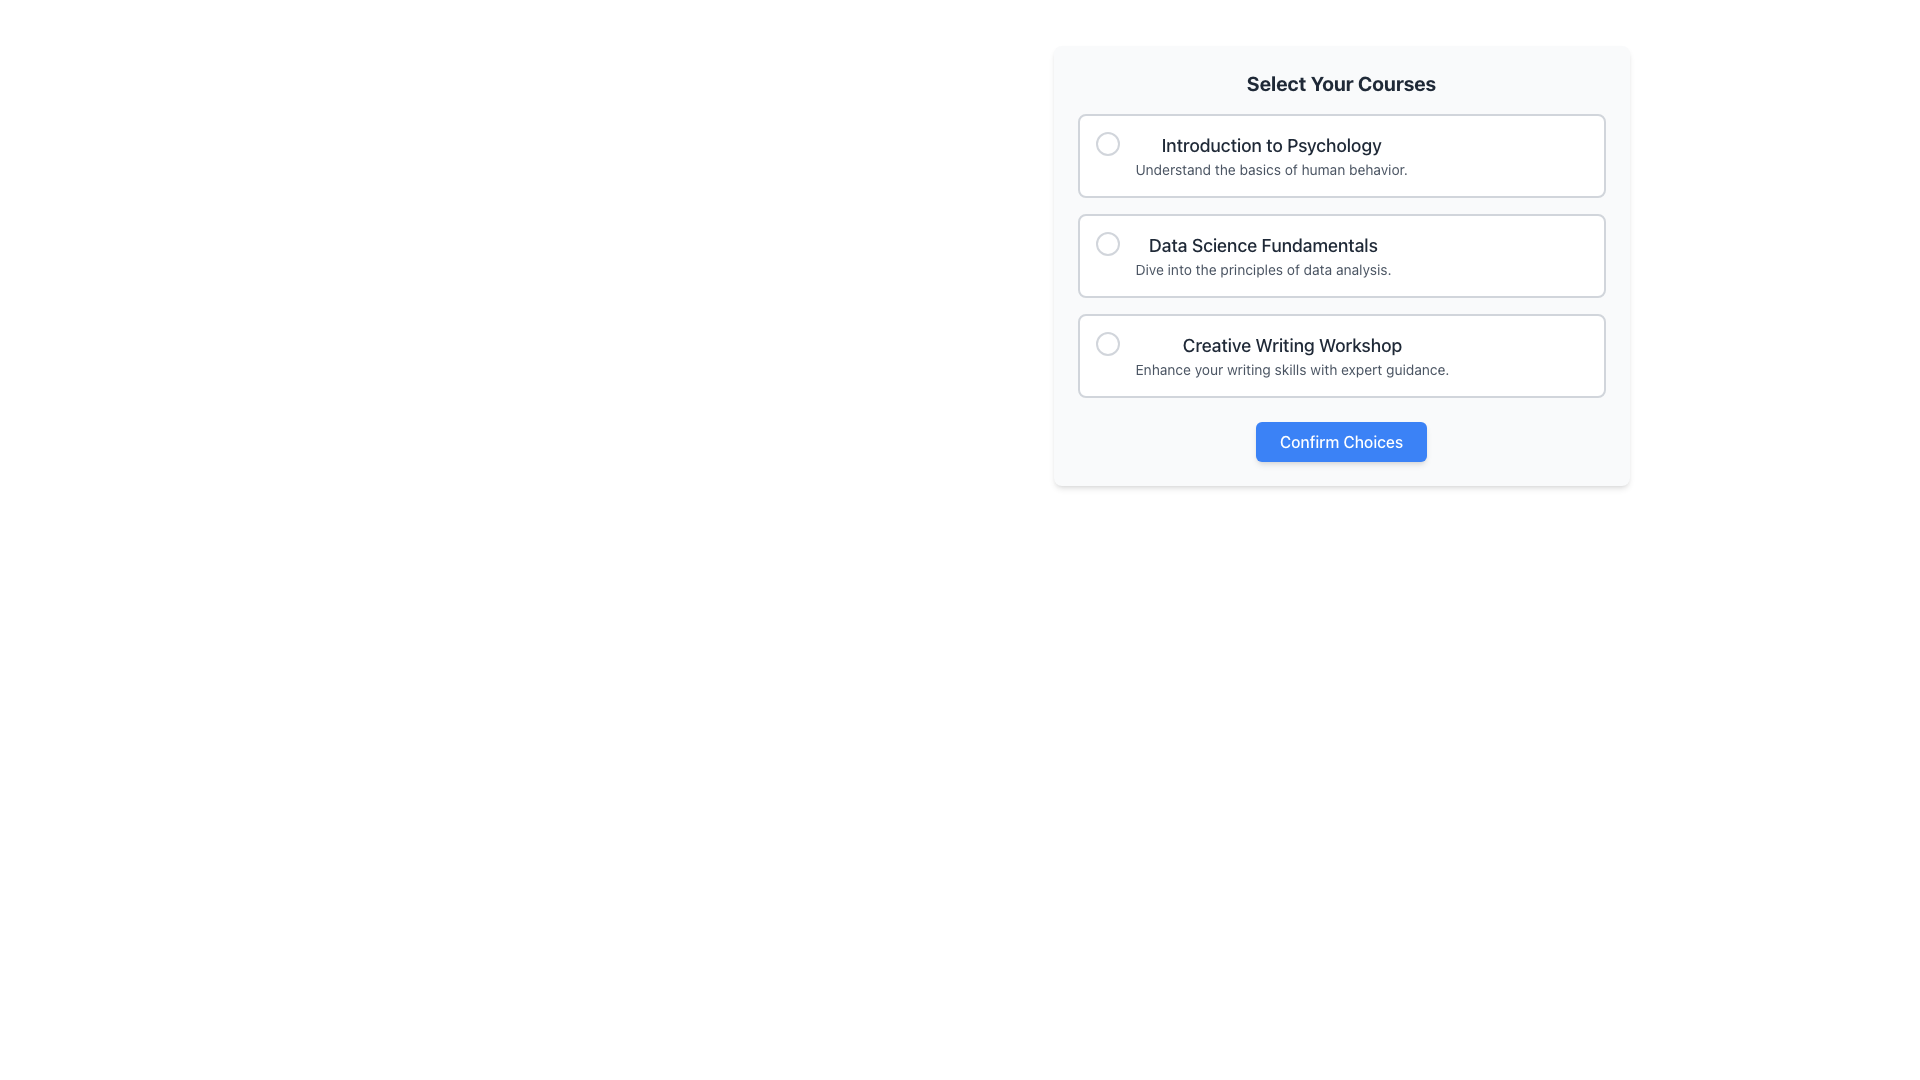 The width and height of the screenshot is (1920, 1080). What do you see at coordinates (1292, 370) in the screenshot?
I see `the Descriptive Text element that reads 'Enhance your writing skills with expert guidance.' located below 'Creative Writing Workshop.'` at bounding box center [1292, 370].